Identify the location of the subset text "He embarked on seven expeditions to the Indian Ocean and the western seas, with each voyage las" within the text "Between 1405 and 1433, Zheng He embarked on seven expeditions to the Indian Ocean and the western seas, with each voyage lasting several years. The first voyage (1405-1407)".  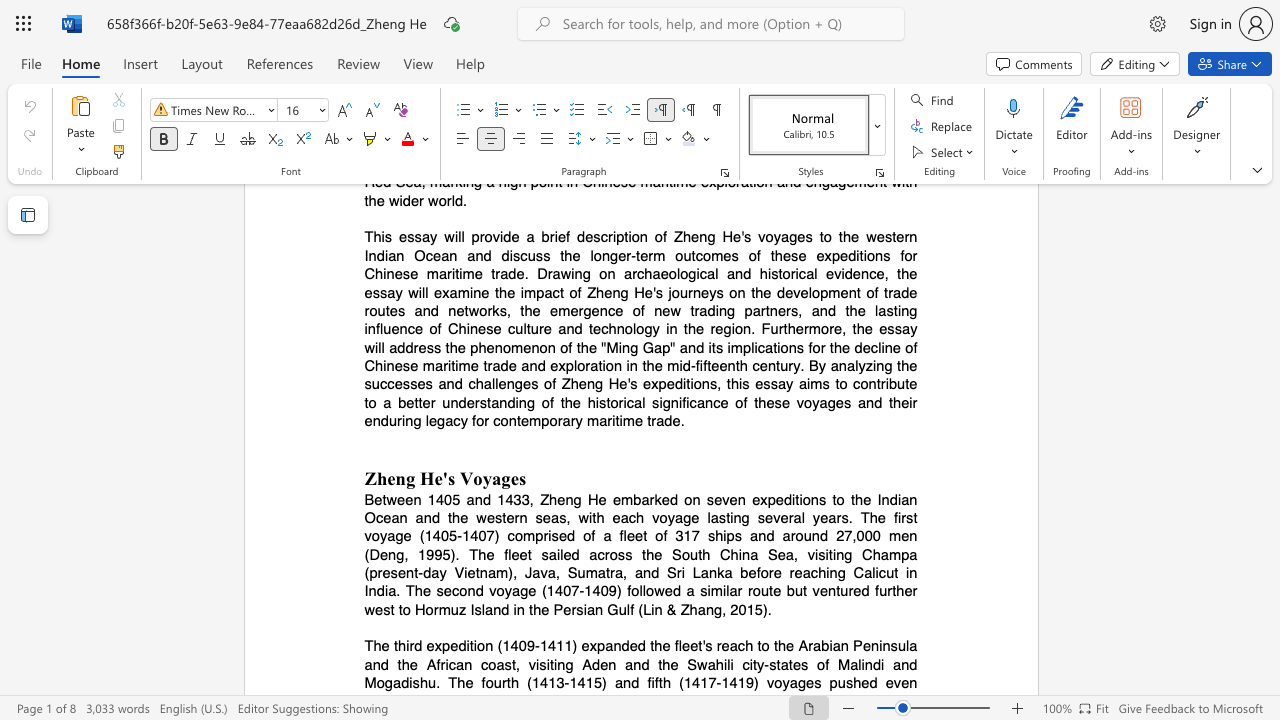
(586, 498).